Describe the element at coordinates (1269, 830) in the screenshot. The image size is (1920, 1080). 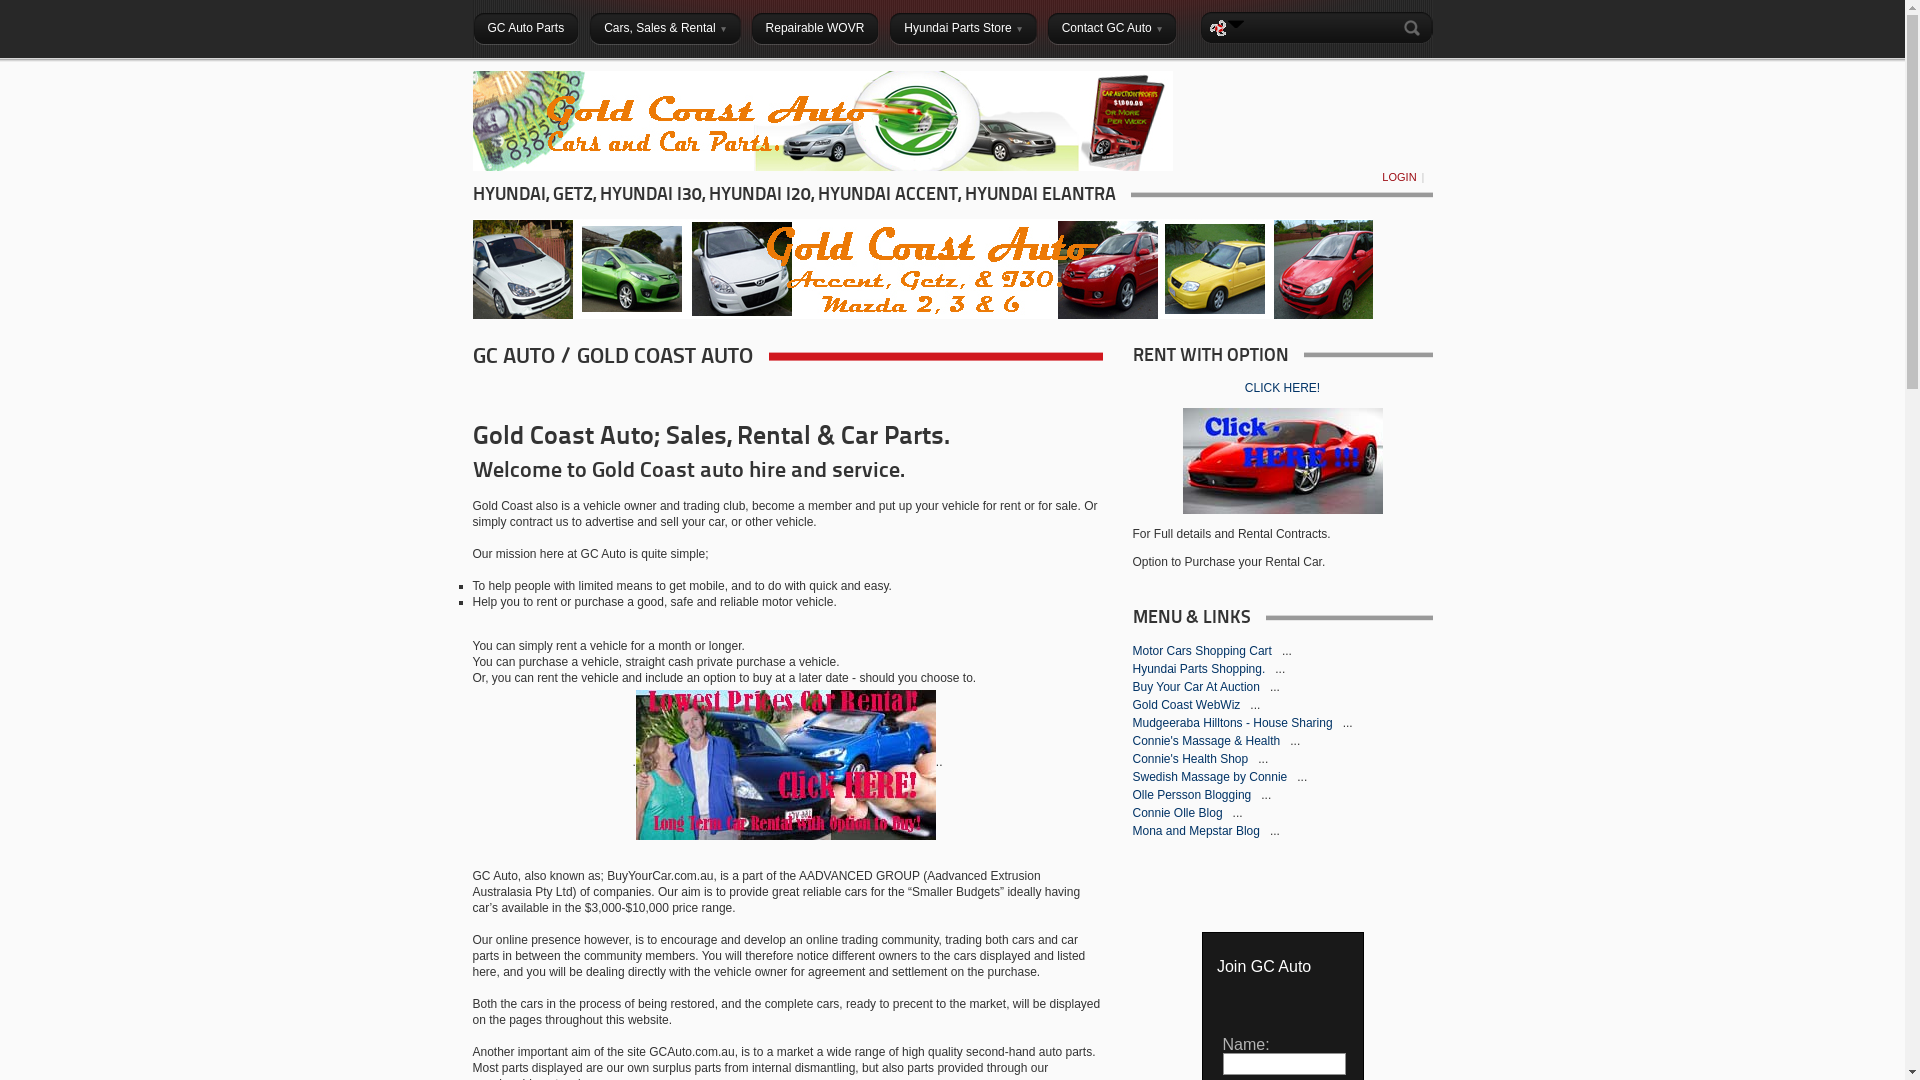
I see `'...'` at that location.